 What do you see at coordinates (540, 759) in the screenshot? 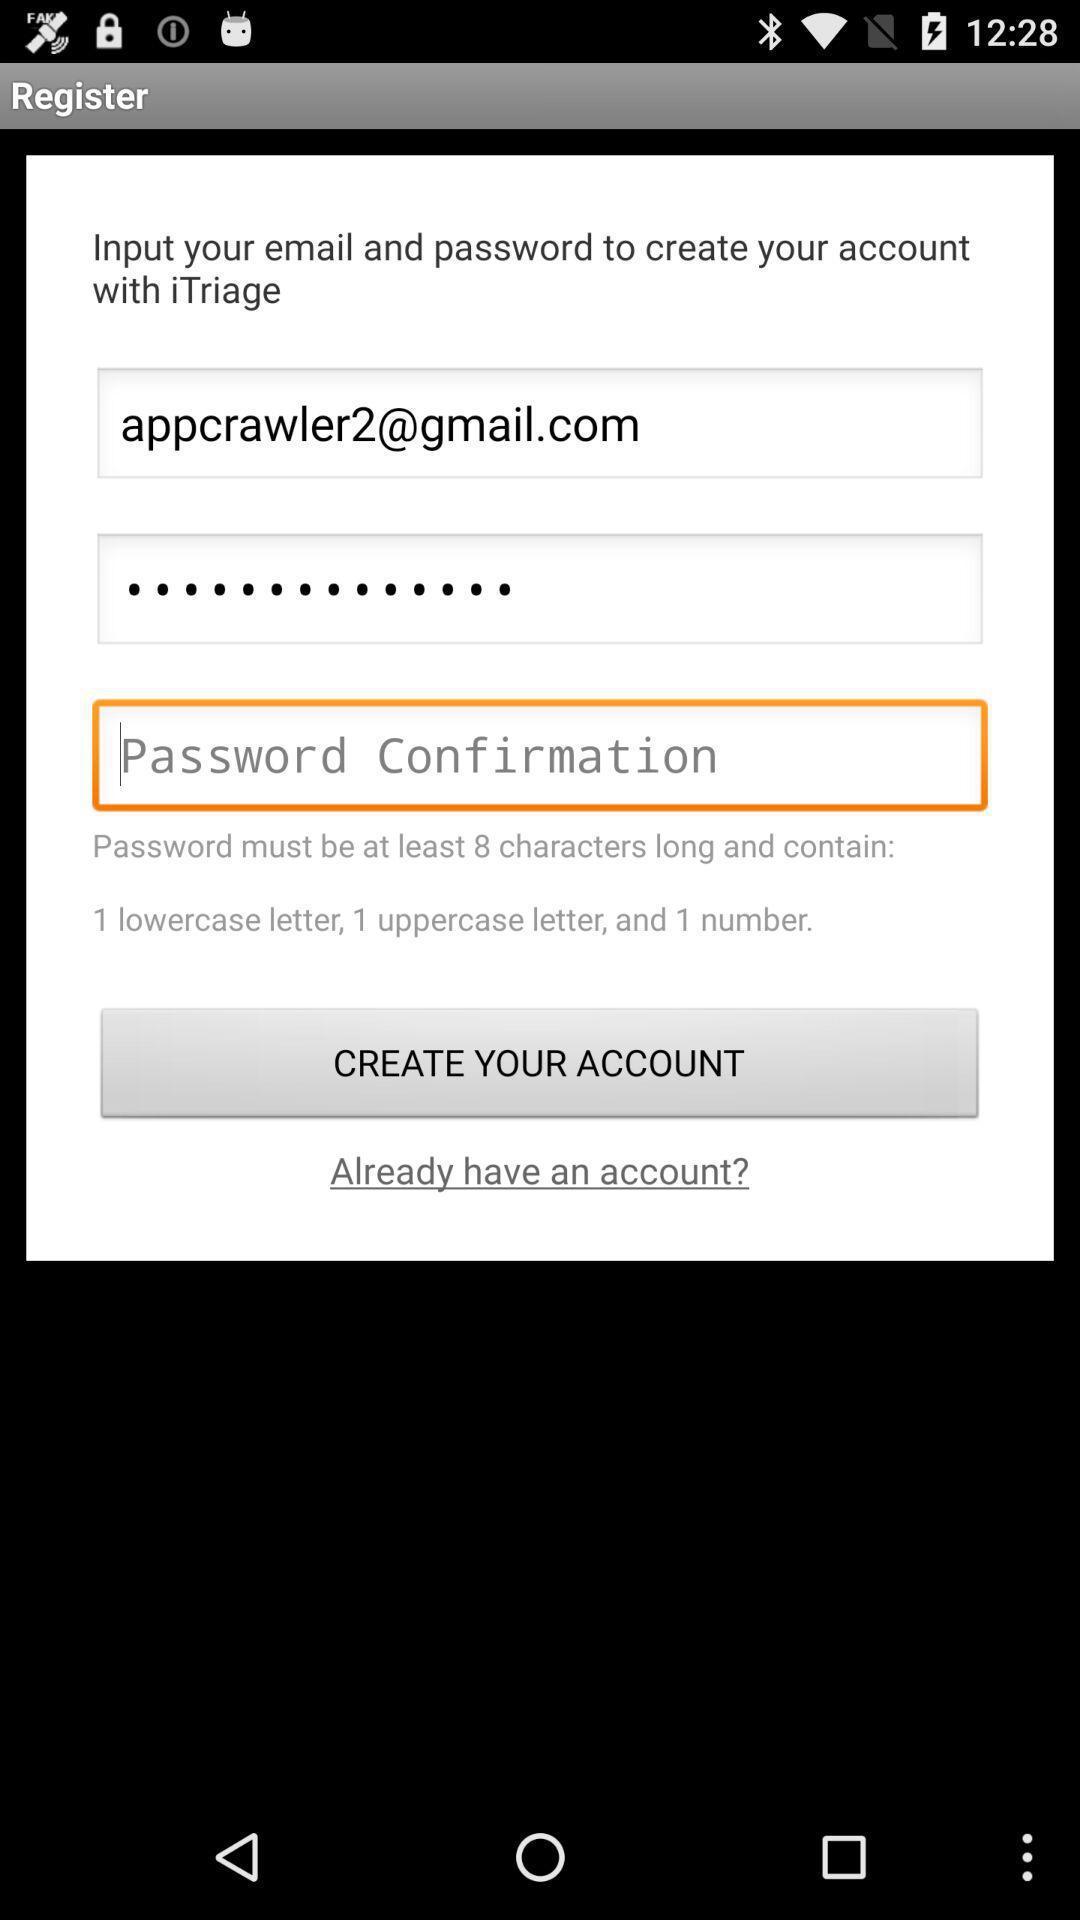
I see `confirm passwordq` at bounding box center [540, 759].